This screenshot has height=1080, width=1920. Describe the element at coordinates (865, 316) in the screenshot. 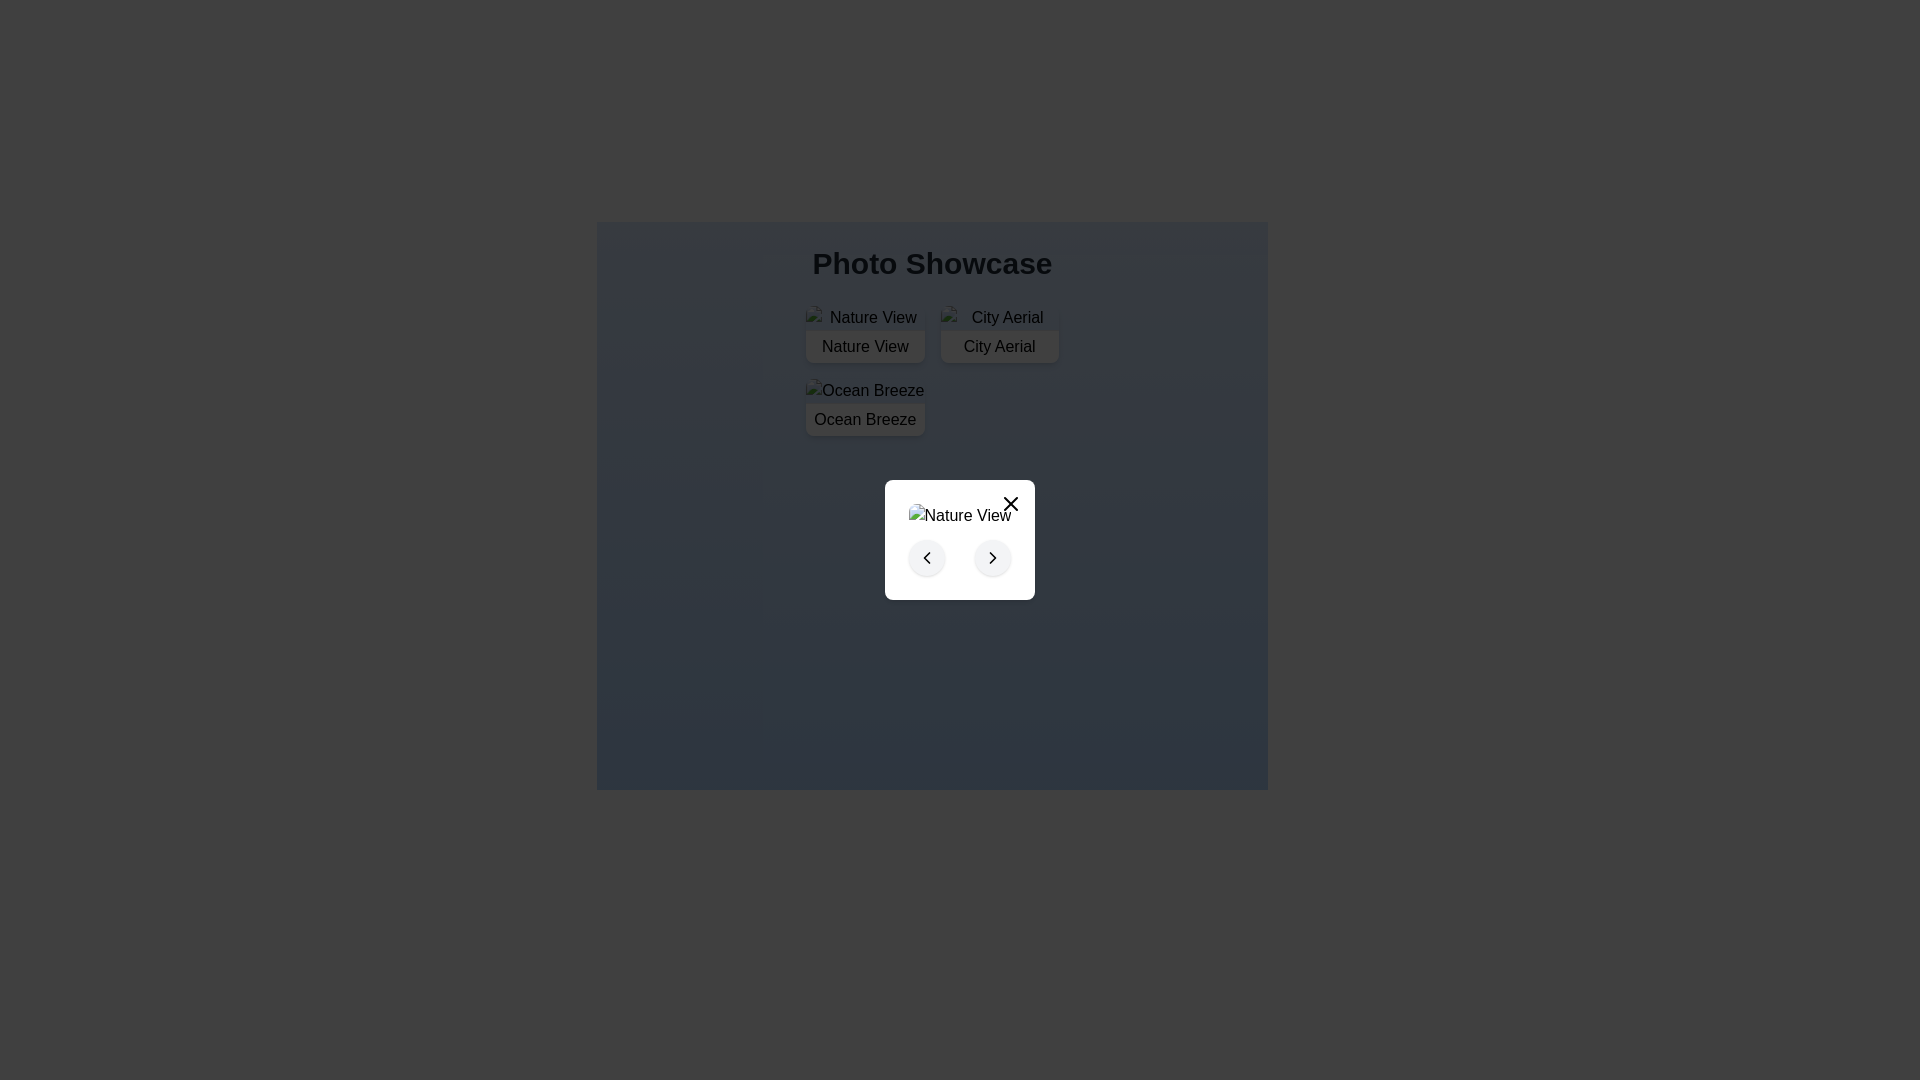

I see `the image element with the alternative text 'Nature View' that is located at the top of a card layout in the top-left segment of a grid, which has a caption below it` at that location.